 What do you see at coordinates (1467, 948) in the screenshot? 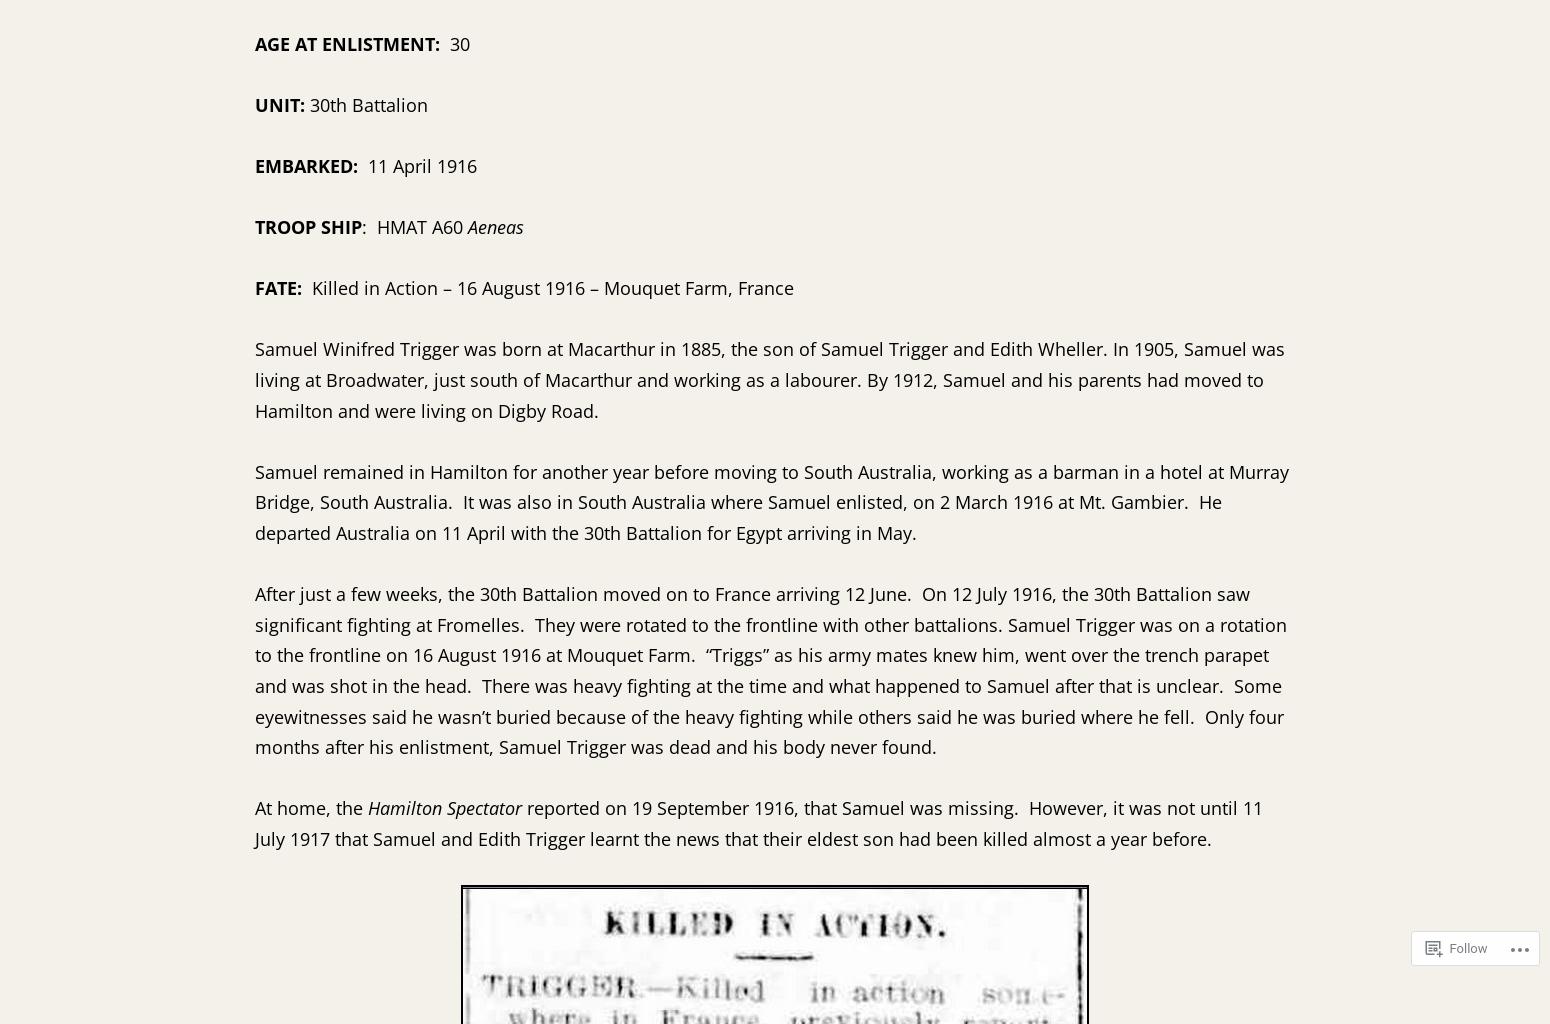
I see `'Follow'` at bounding box center [1467, 948].